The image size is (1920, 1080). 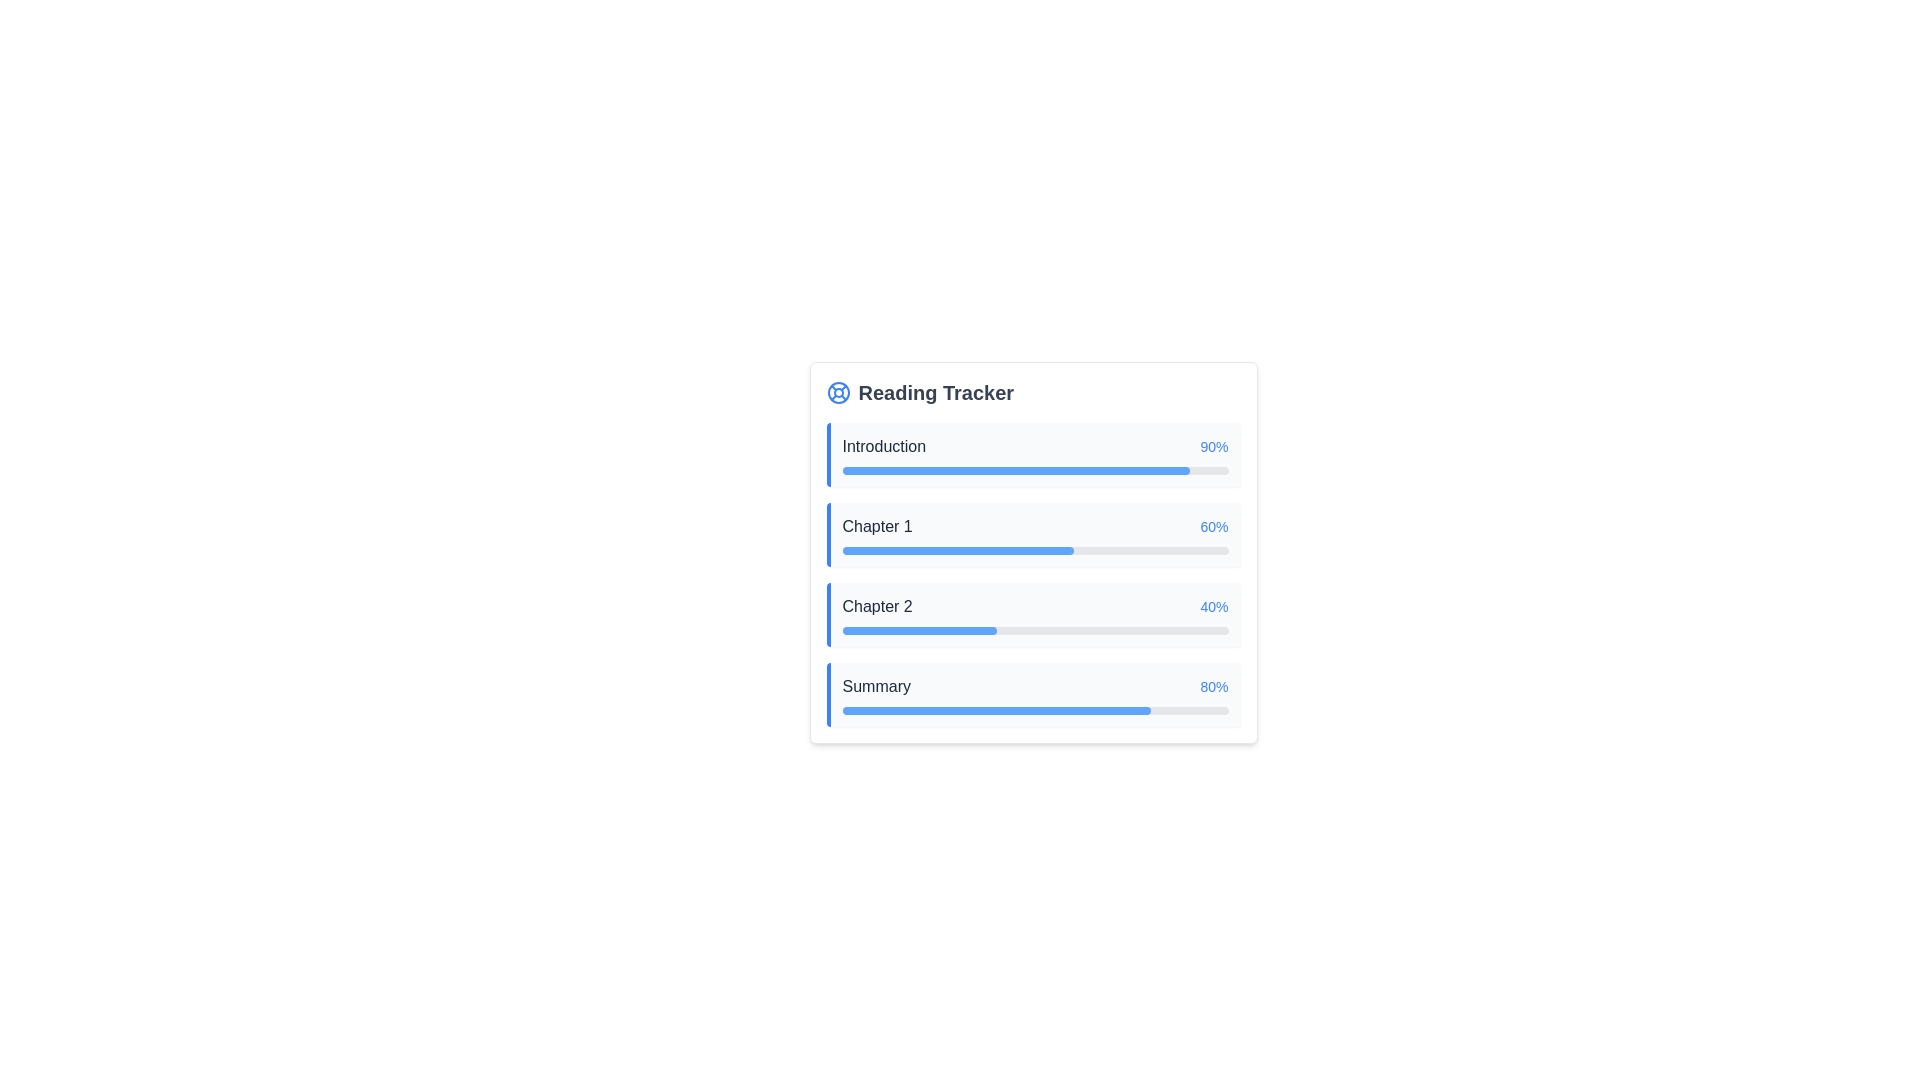 I want to click on the help icon located to the left of the 'Reading Tracker' header, so click(x=838, y=393).